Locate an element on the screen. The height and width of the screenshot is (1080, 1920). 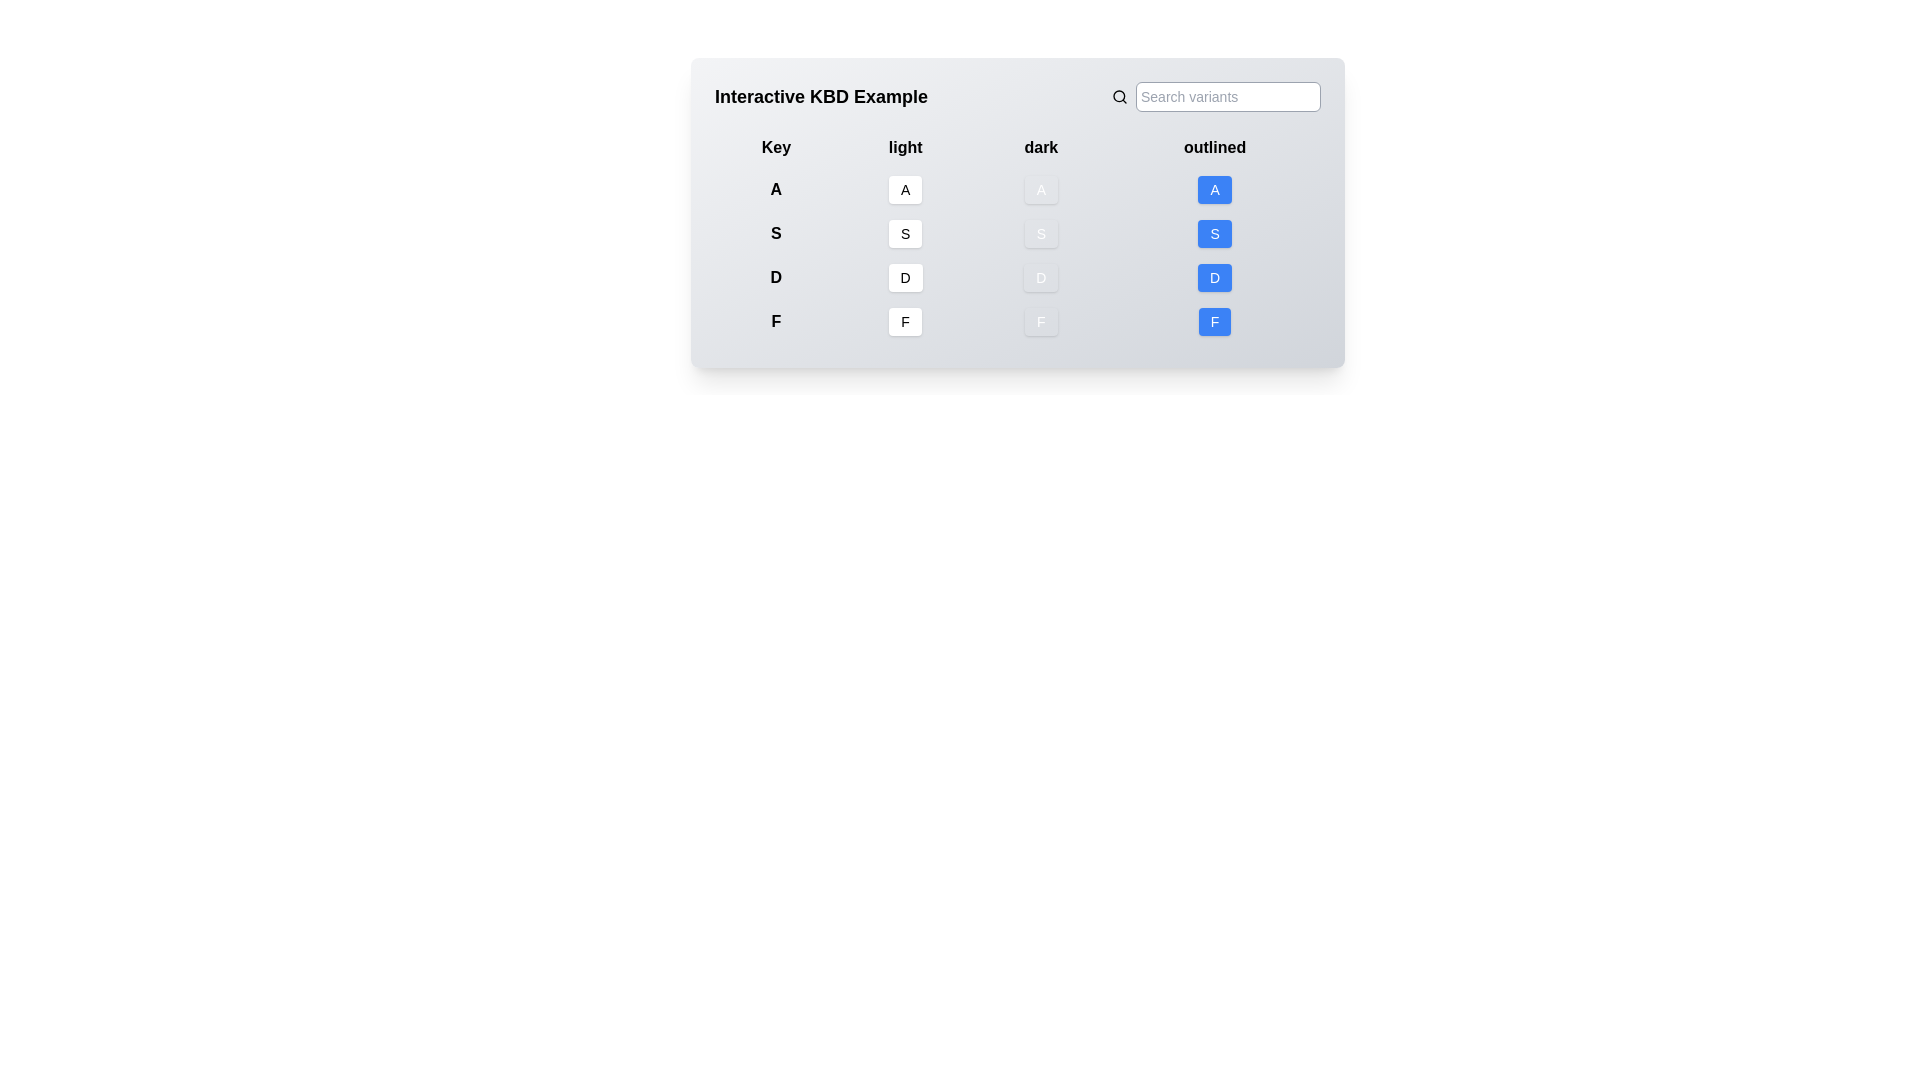
the button with a white background and the letter 'S' displayed in black is located at coordinates (904, 233).